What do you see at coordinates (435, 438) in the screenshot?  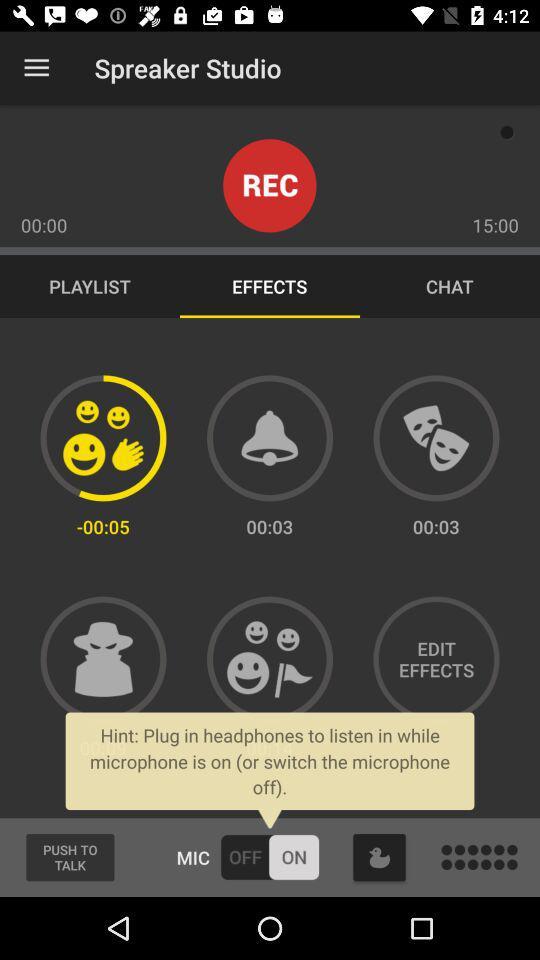 I see `effect` at bounding box center [435, 438].